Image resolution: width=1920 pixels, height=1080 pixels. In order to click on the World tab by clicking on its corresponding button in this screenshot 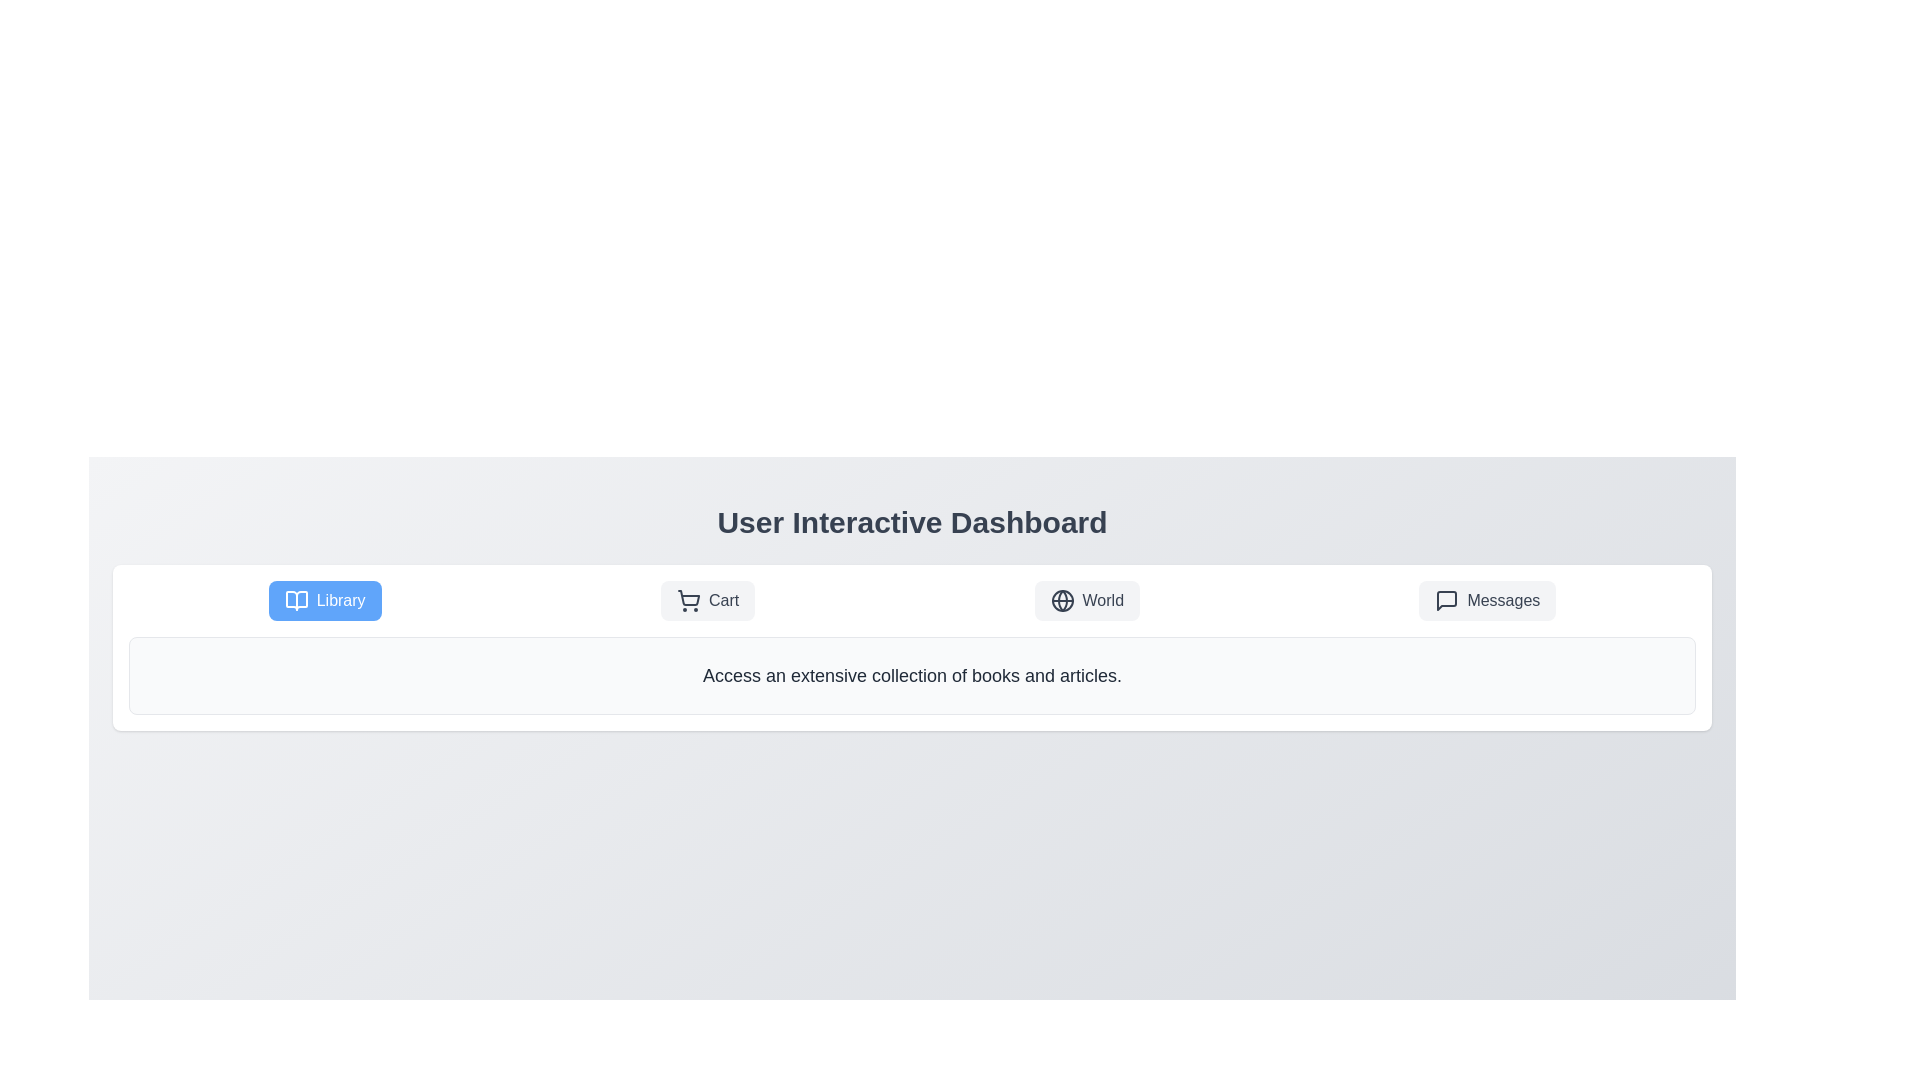, I will do `click(1086, 600)`.